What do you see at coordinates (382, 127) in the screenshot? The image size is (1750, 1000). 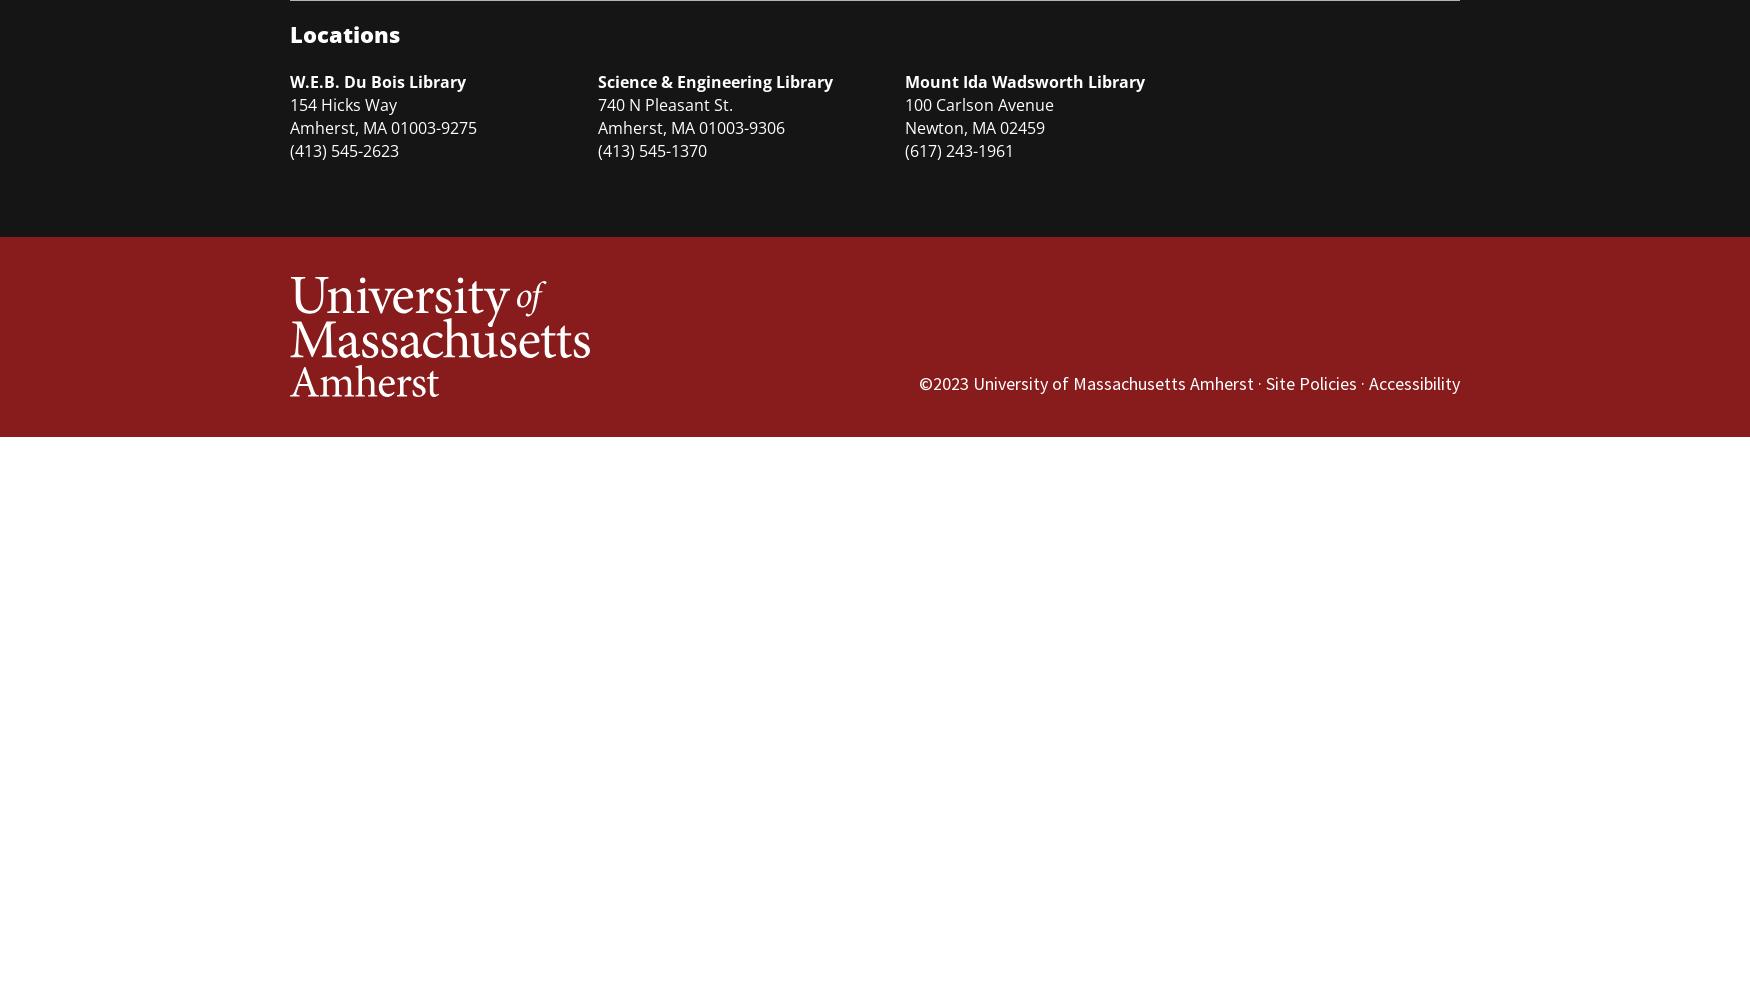 I see `'Amherst, MA 01003-9275'` at bounding box center [382, 127].